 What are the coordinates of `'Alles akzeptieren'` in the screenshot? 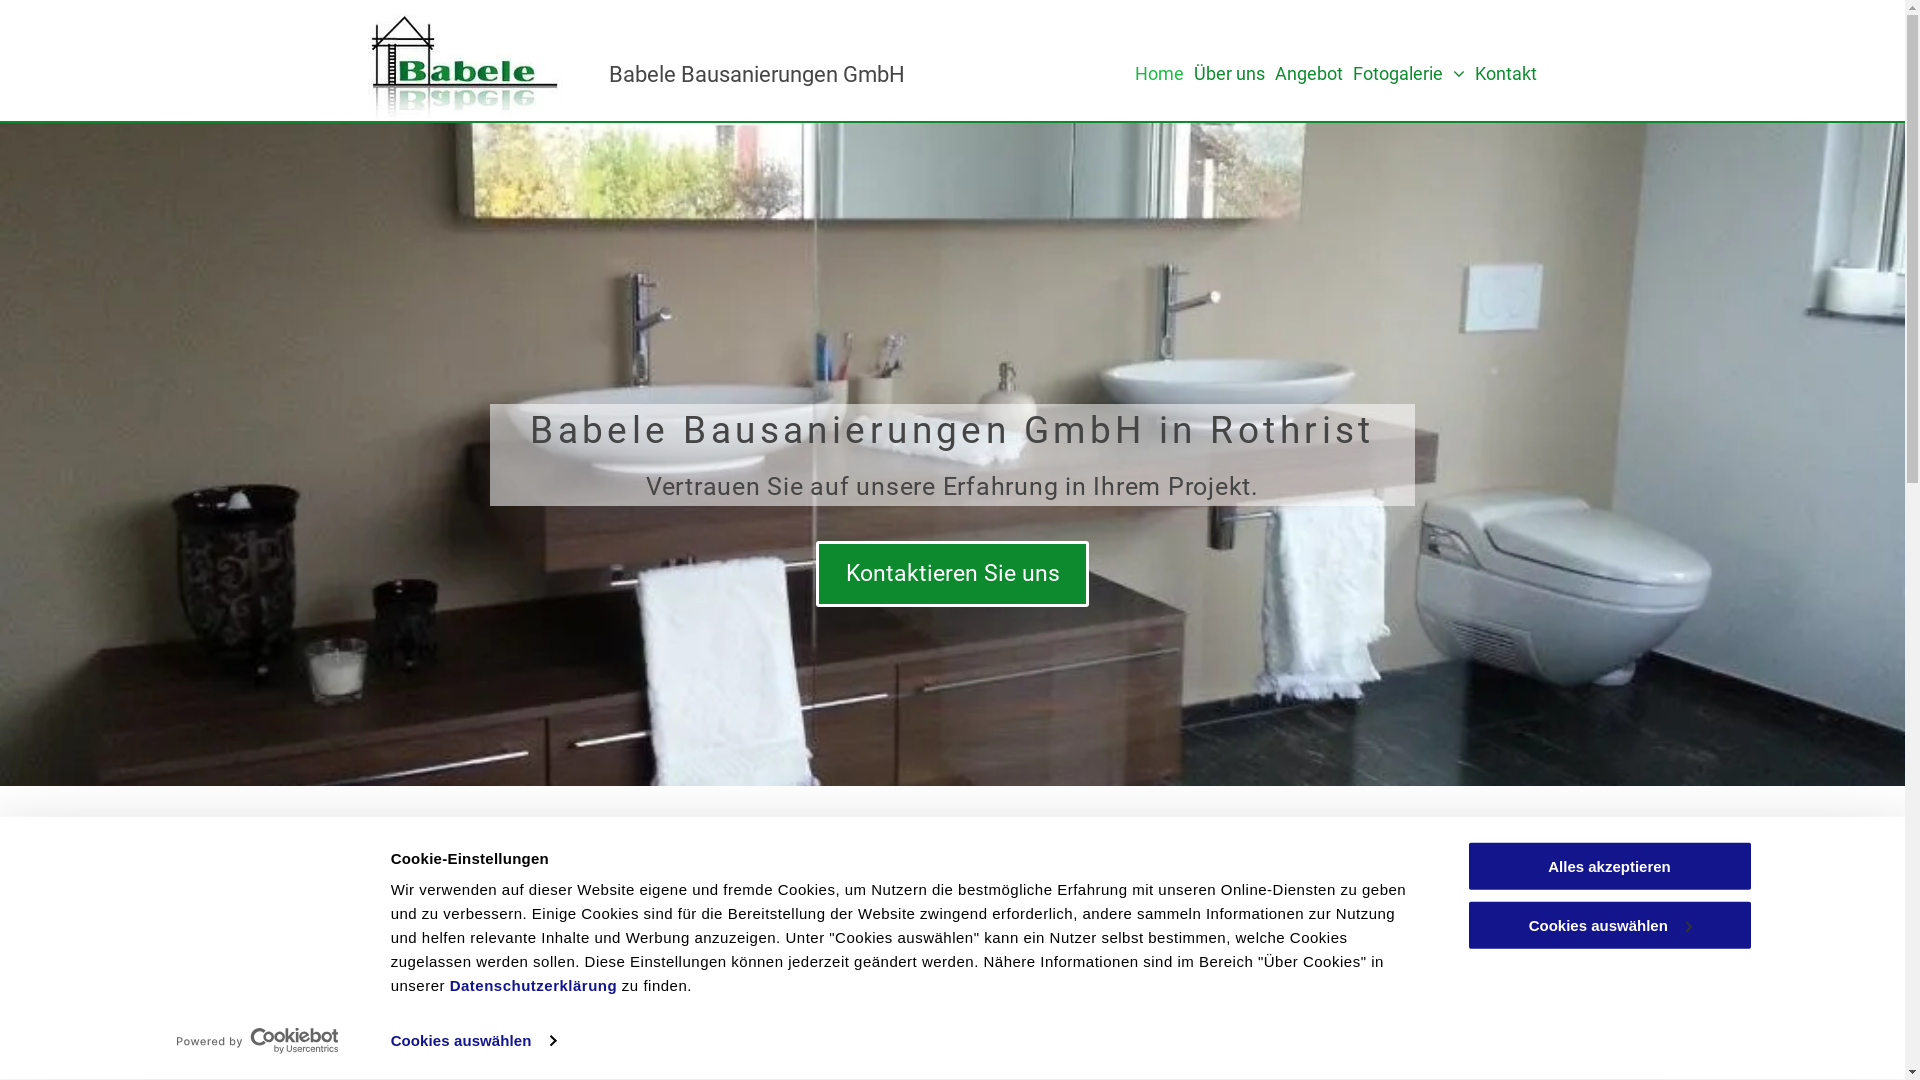 It's located at (1608, 865).